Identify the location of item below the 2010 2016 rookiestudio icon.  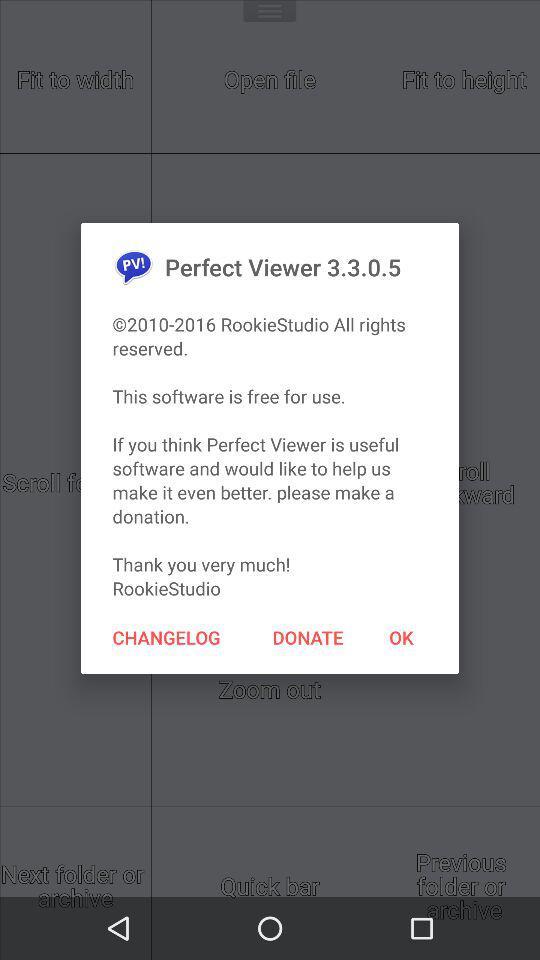
(401, 636).